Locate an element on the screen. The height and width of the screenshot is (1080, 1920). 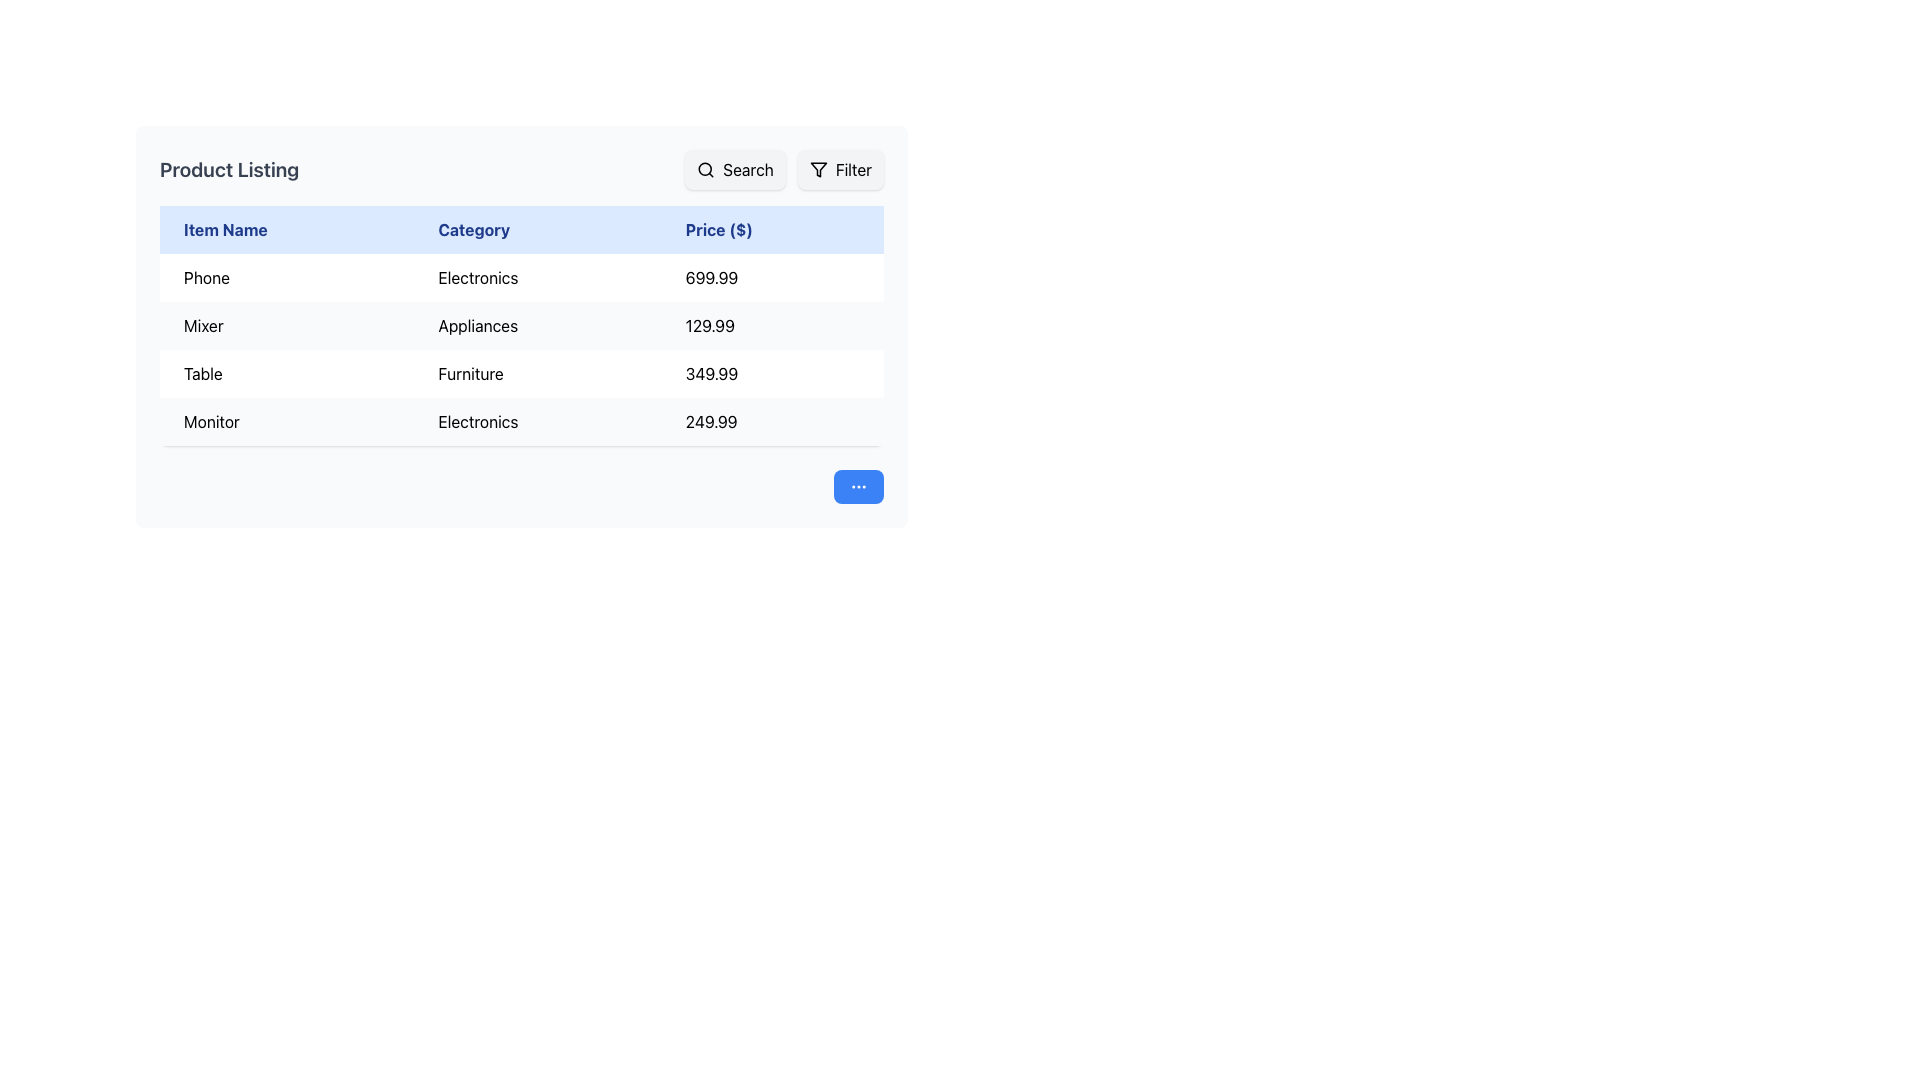
the first row of the table displaying 'Phone', 'Electronics', and '699.99' is located at coordinates (522, 277).